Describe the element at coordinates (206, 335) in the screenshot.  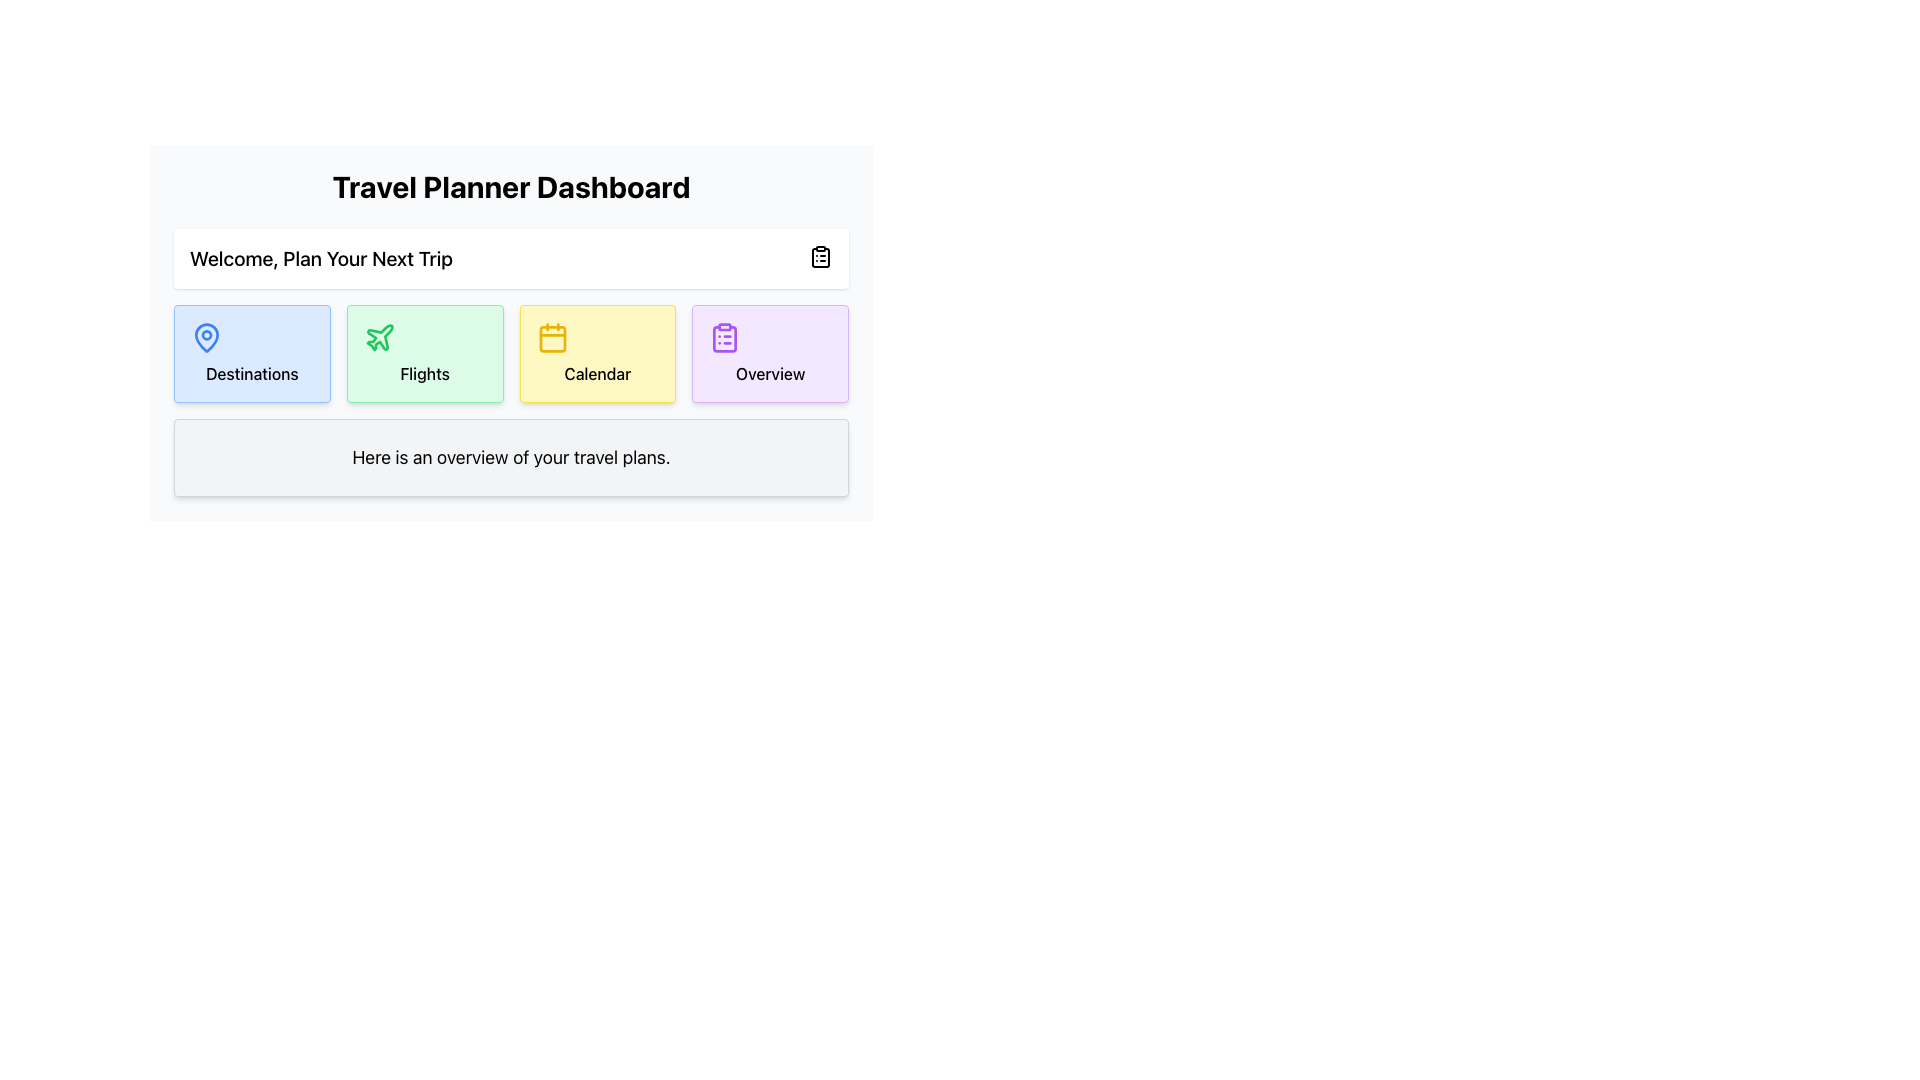
I see `the pin marker icon within the blue square card labeled 'Destinations'` at that location.